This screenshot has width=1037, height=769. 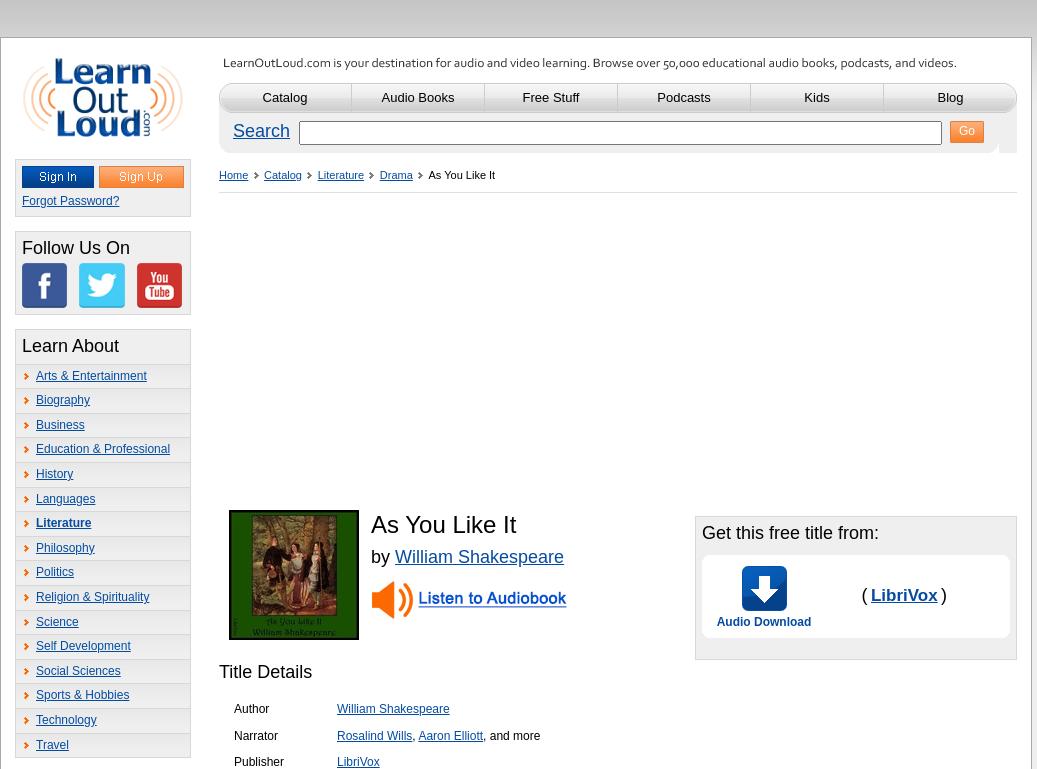 I want to click on 'Languages', so click(x=64, y=497).